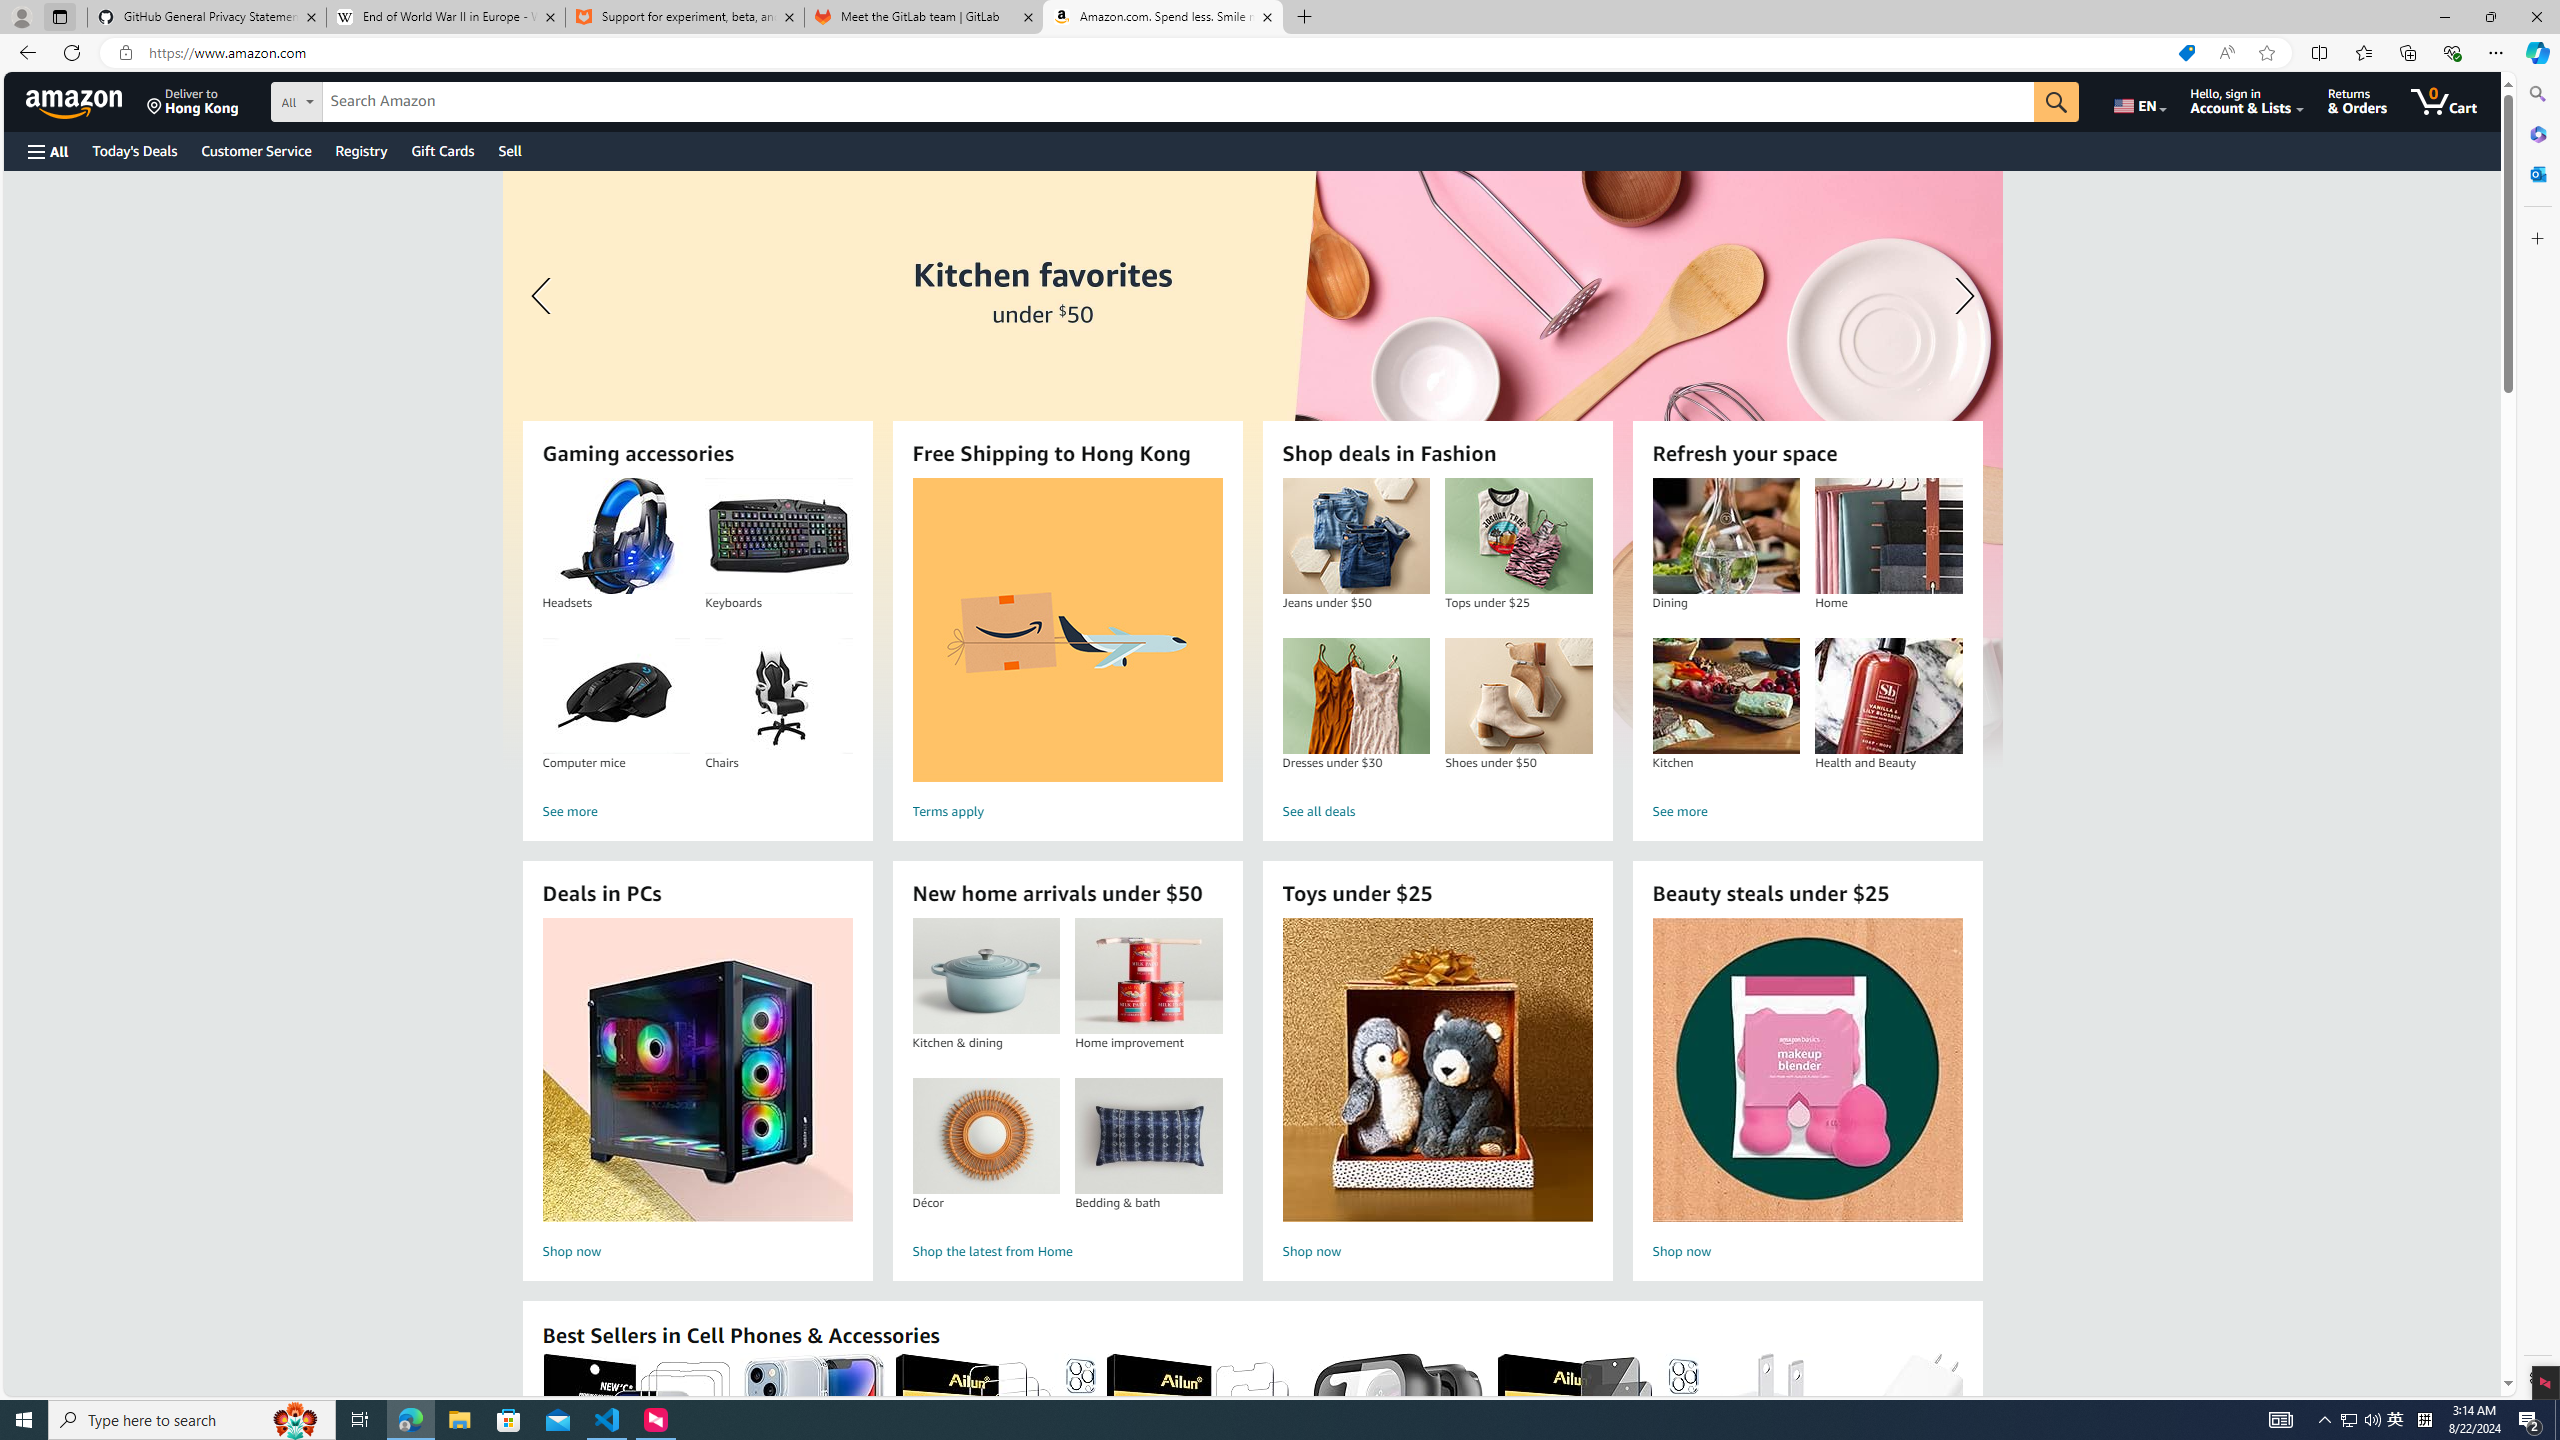 Image resolution: width=2560 pixels, height=1440 pixels. Describe the element at coordinates (46, 150) in the screenshot. I see `'Open Menu'` at that location.